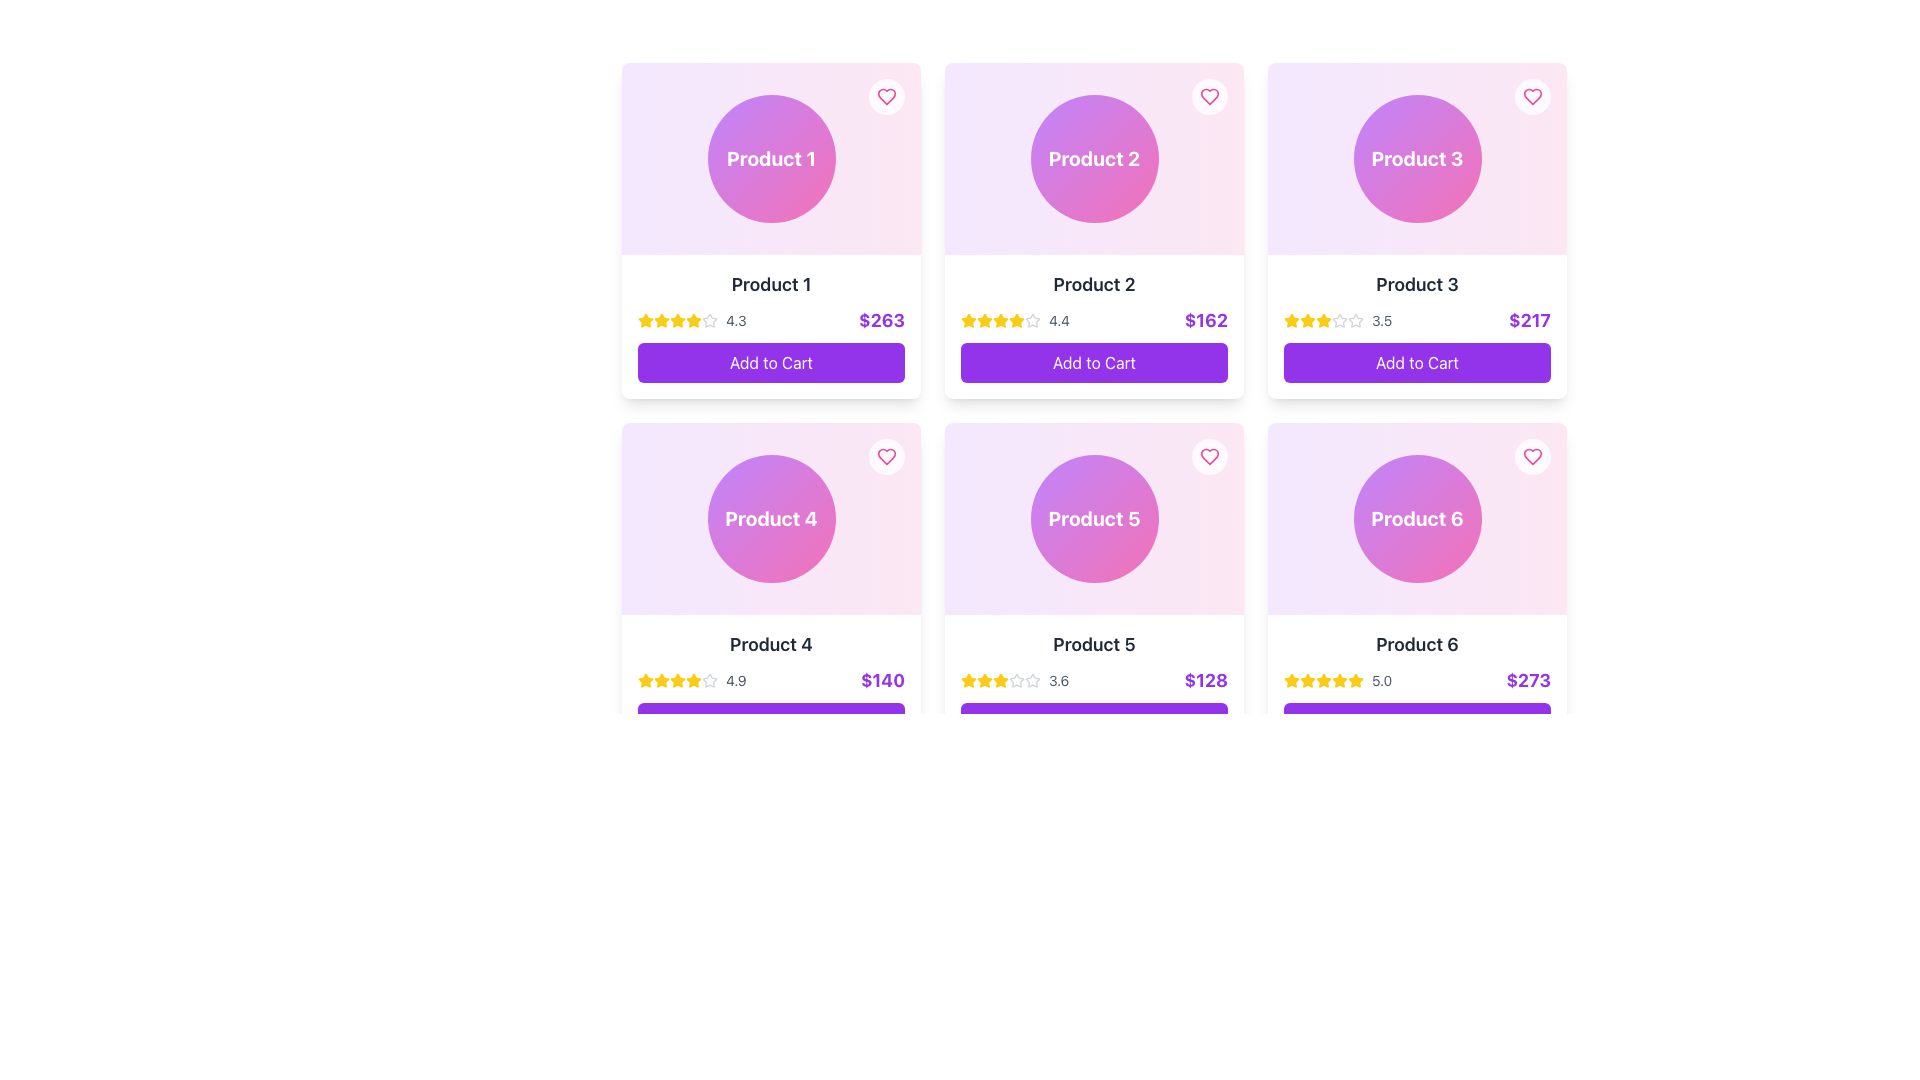 This screenshot has height=1080, width=1920. I want to click on the rightmost star icon representing a full rating in the rating system for 'Product 6' located beneath the product image and name, so click(1356, 680).